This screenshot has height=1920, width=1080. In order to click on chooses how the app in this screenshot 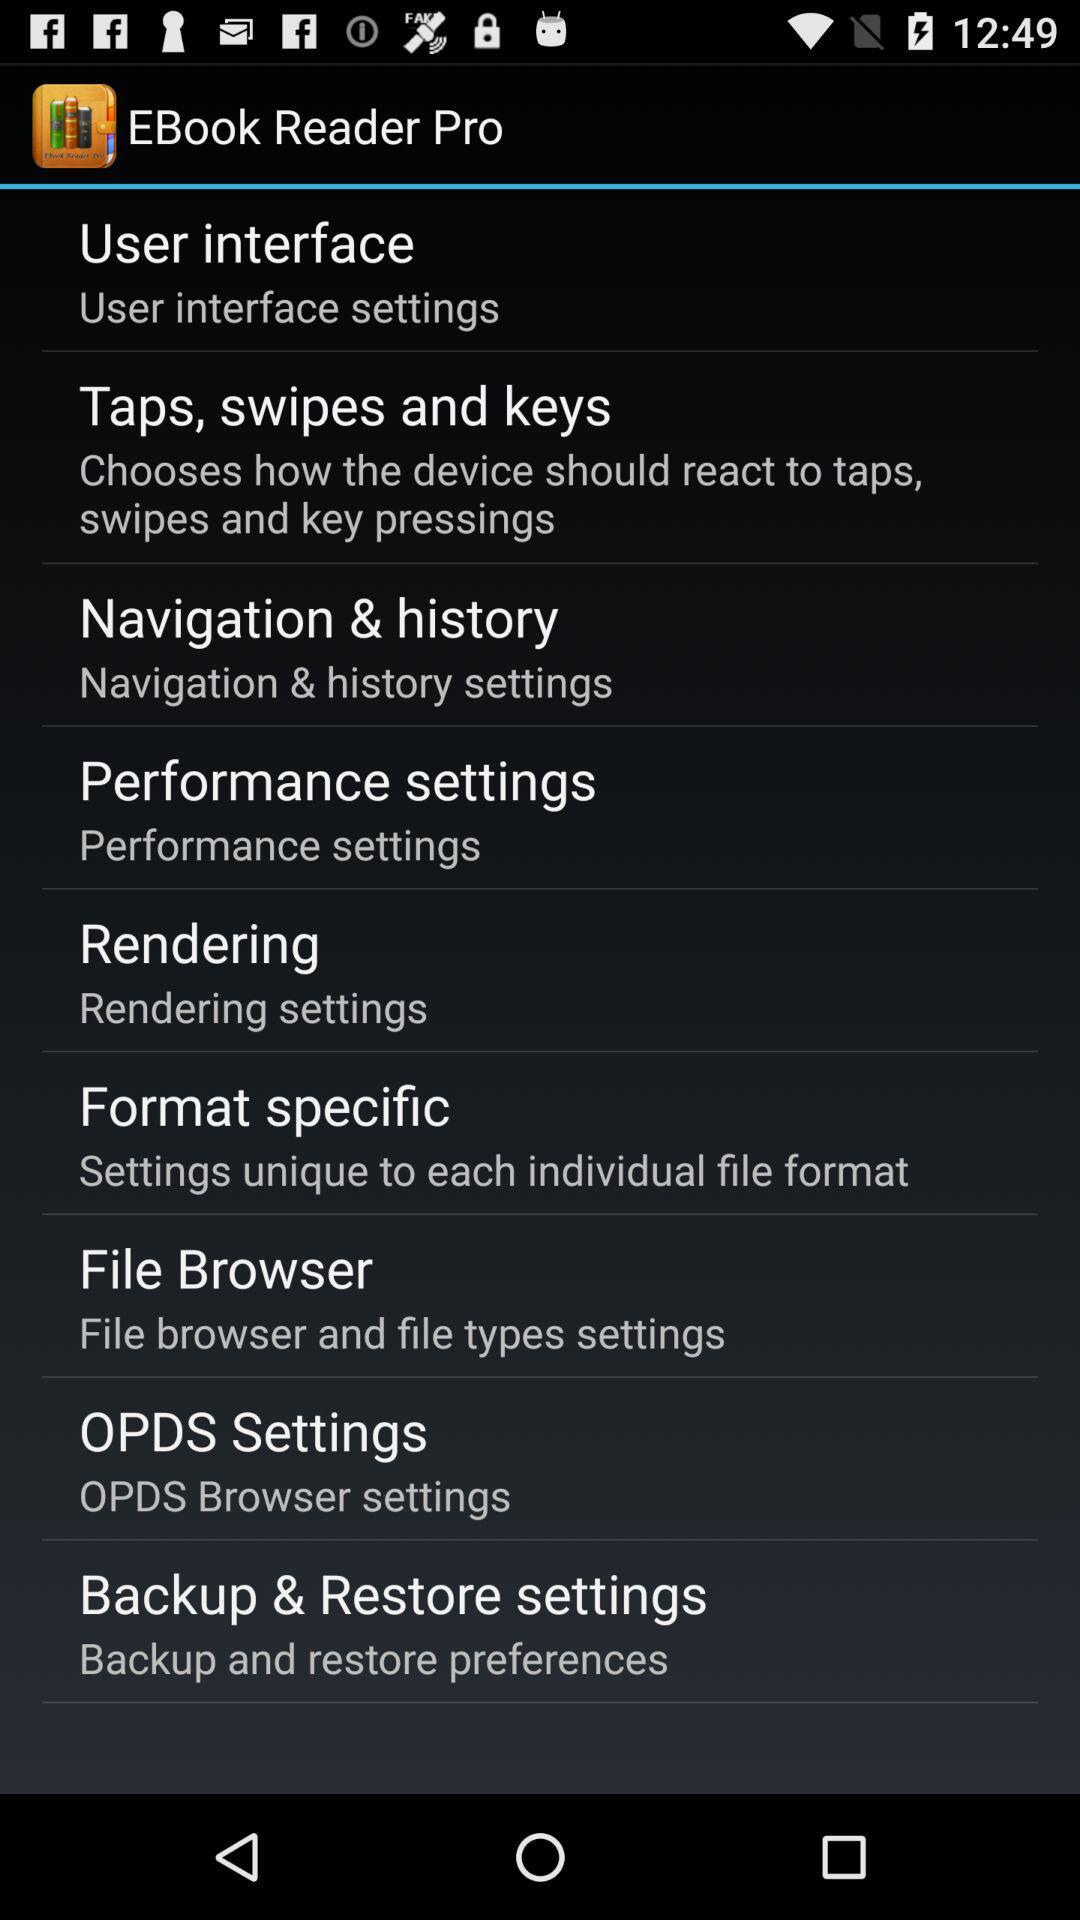, I will do `click(536, 493)`.